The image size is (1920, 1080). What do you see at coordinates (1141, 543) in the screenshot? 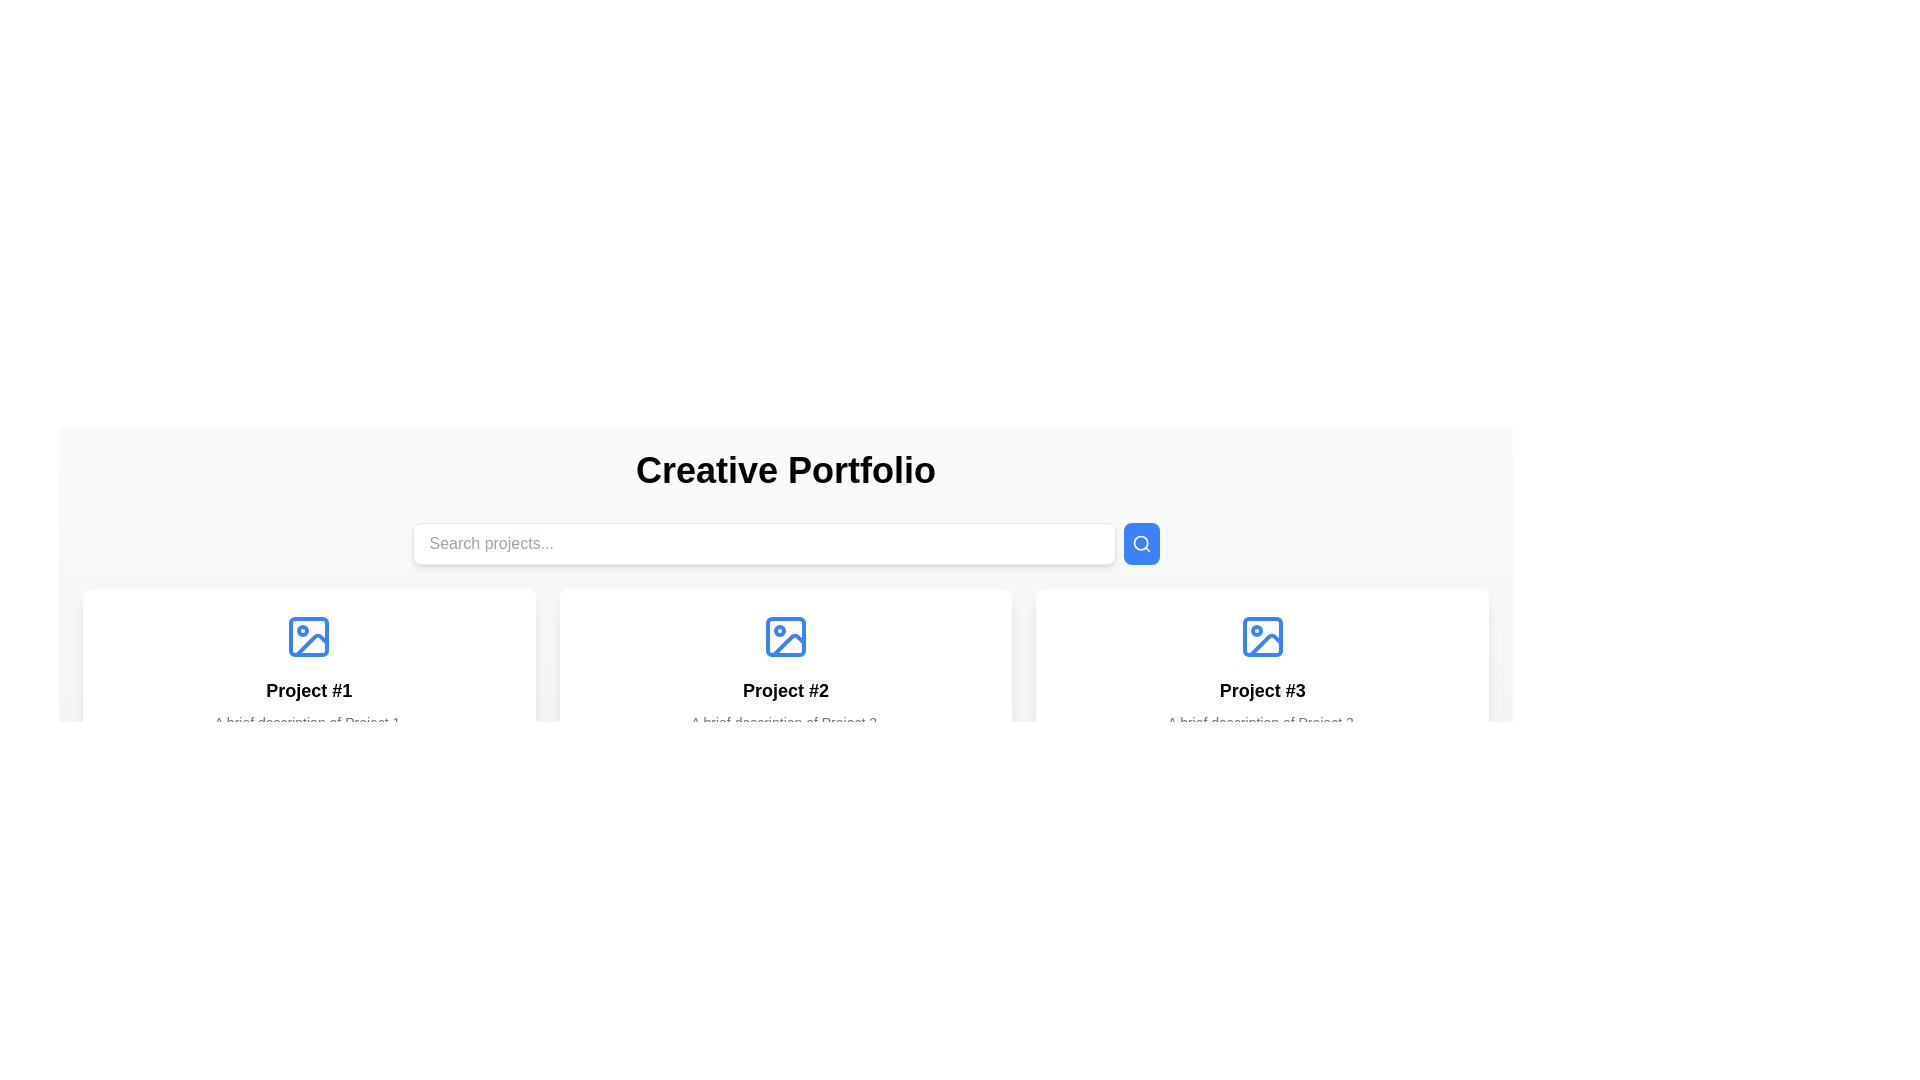
I see `the search button located near the right edge of the horizontal bar containing the search input field to initiate a search operation` at bounding box center [1141, 543].